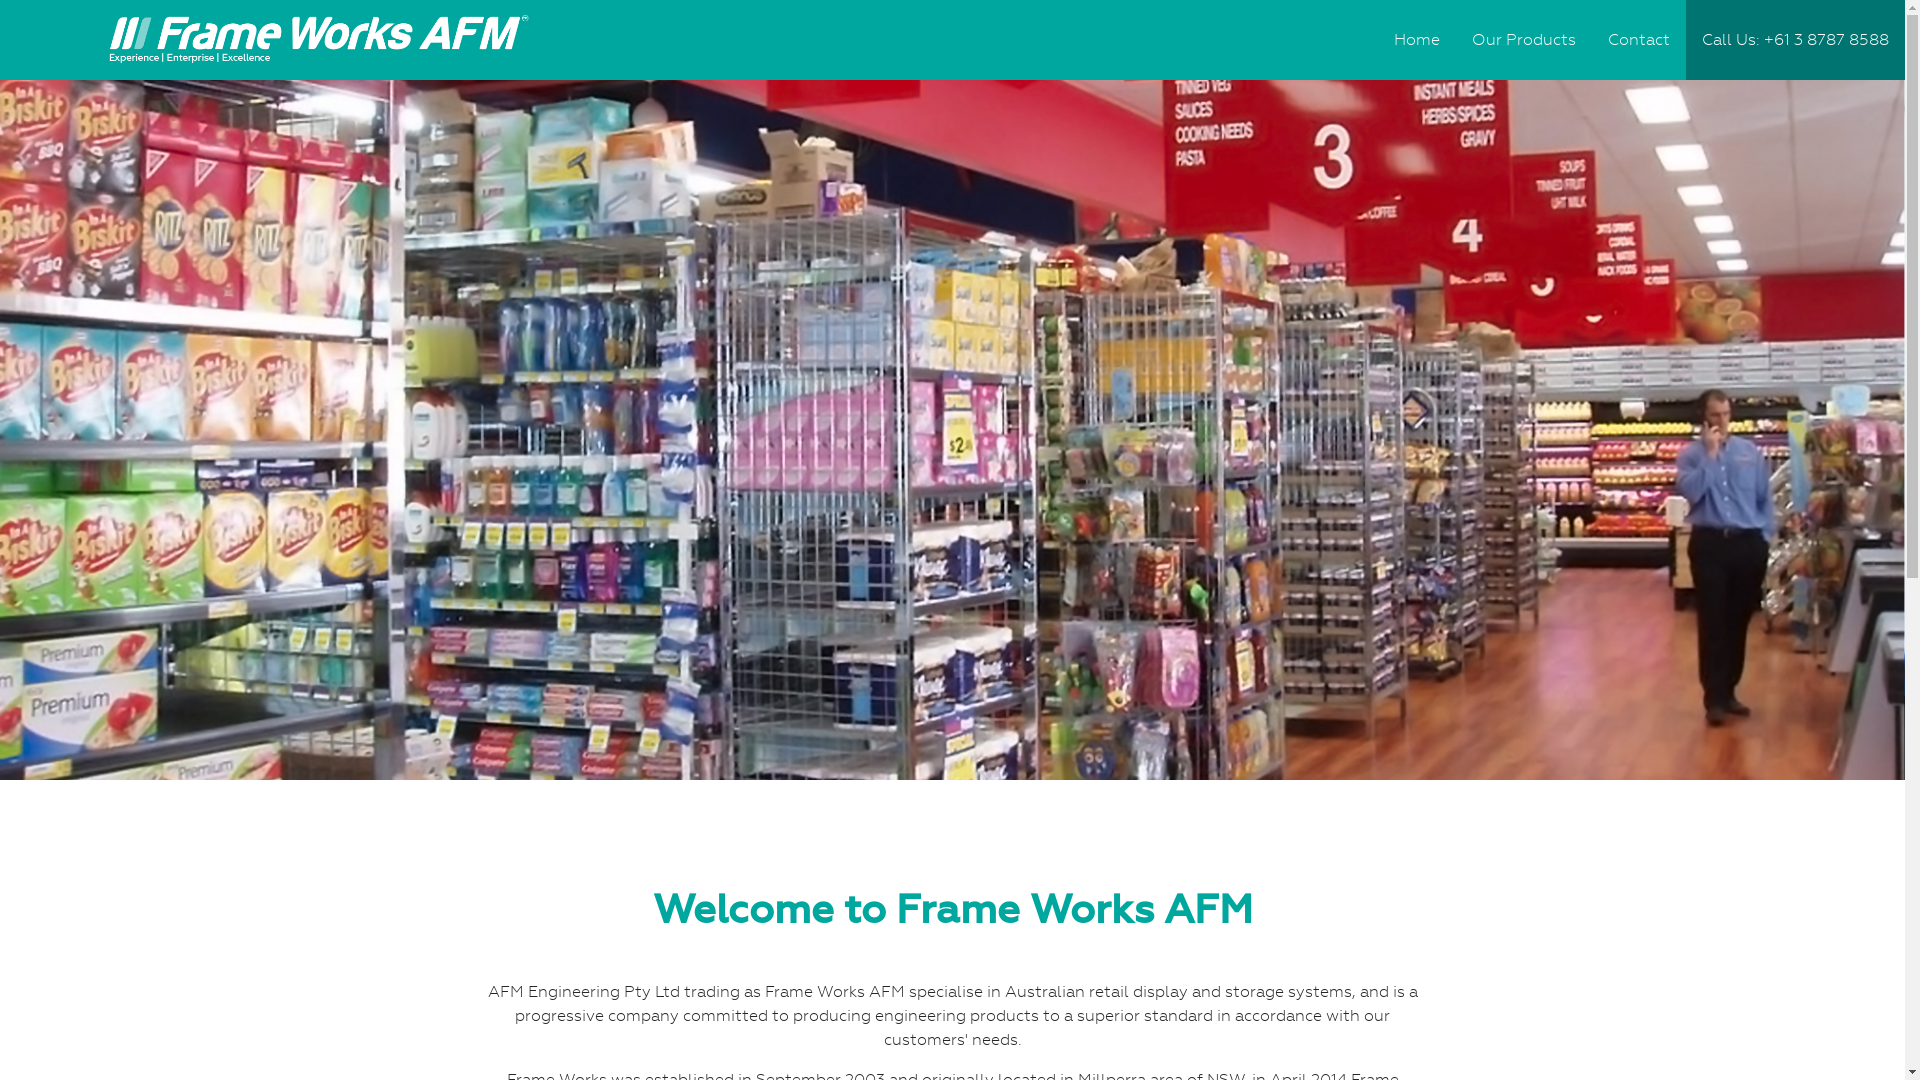 This screenshot has height=1080, width=1920. I want to click on 'Contact', so click(1638, 39).